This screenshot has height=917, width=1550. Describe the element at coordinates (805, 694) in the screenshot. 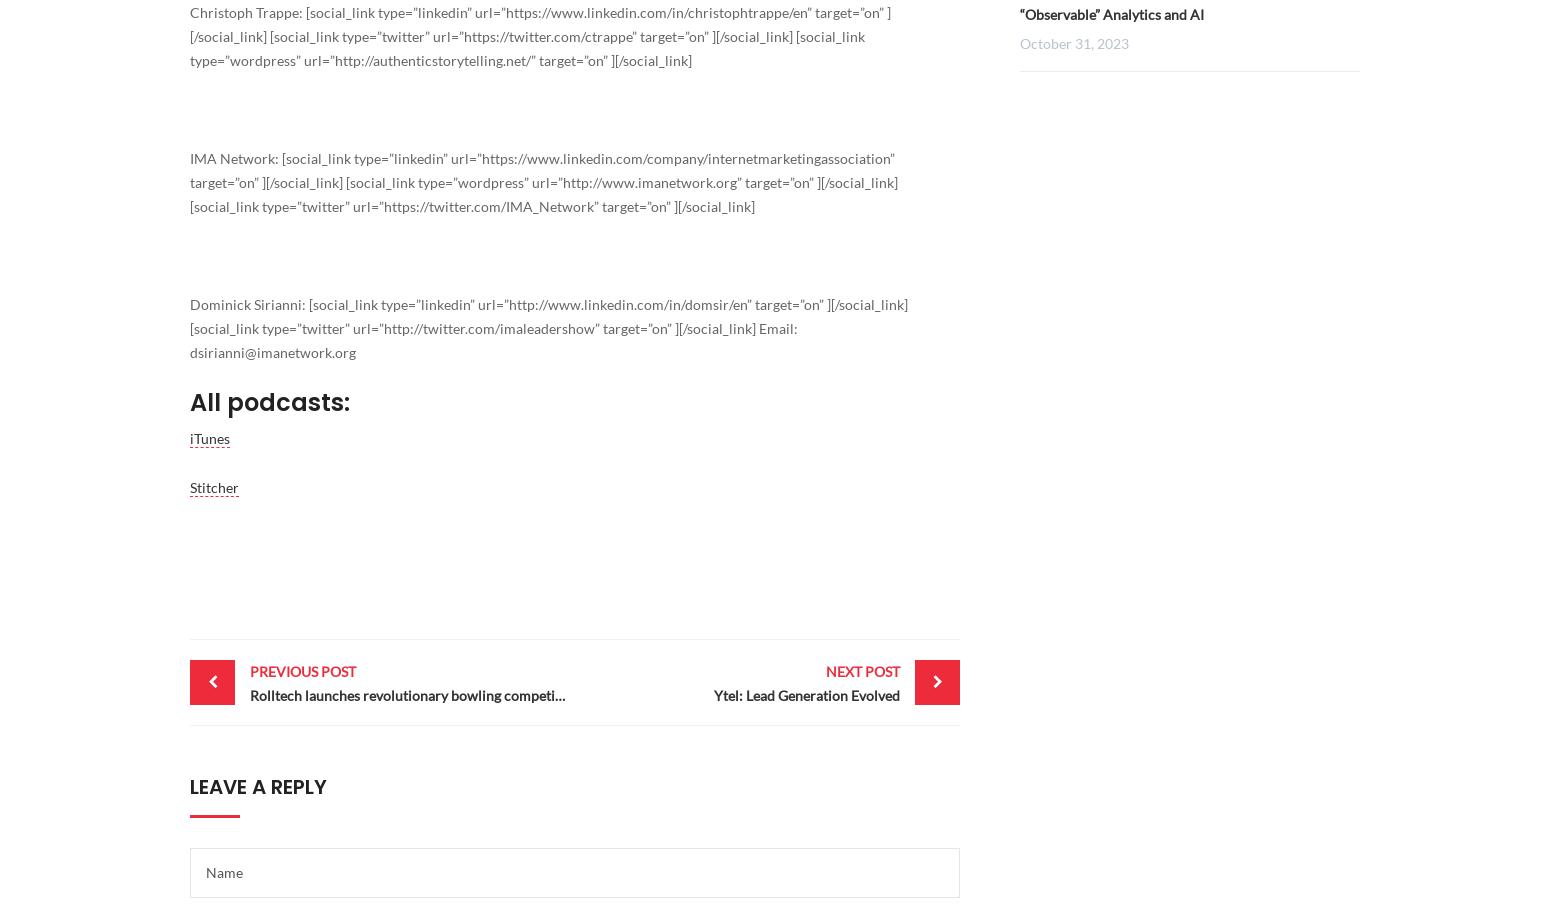

I see `'Ytel: Lead Generation Evolved'` at that location.